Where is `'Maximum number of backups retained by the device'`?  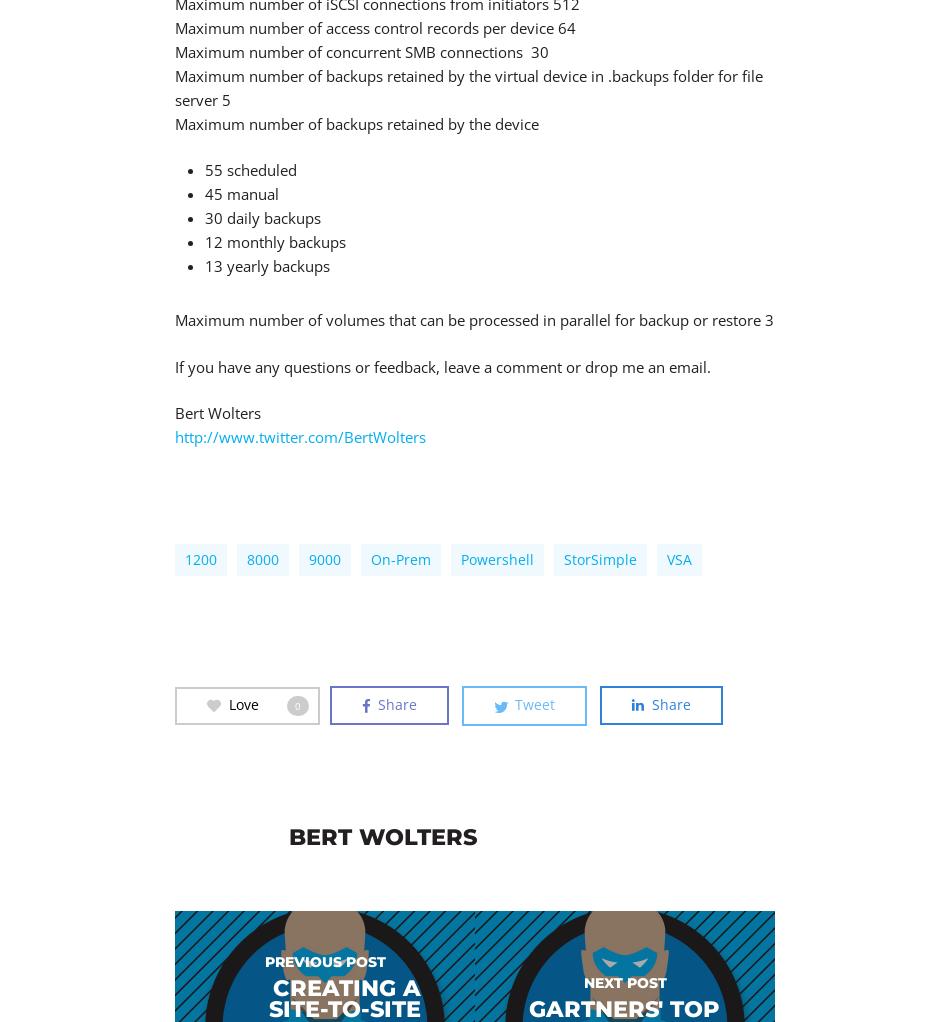 'Maximum number of backups retained by the device' is located at coordinates (356, 123).